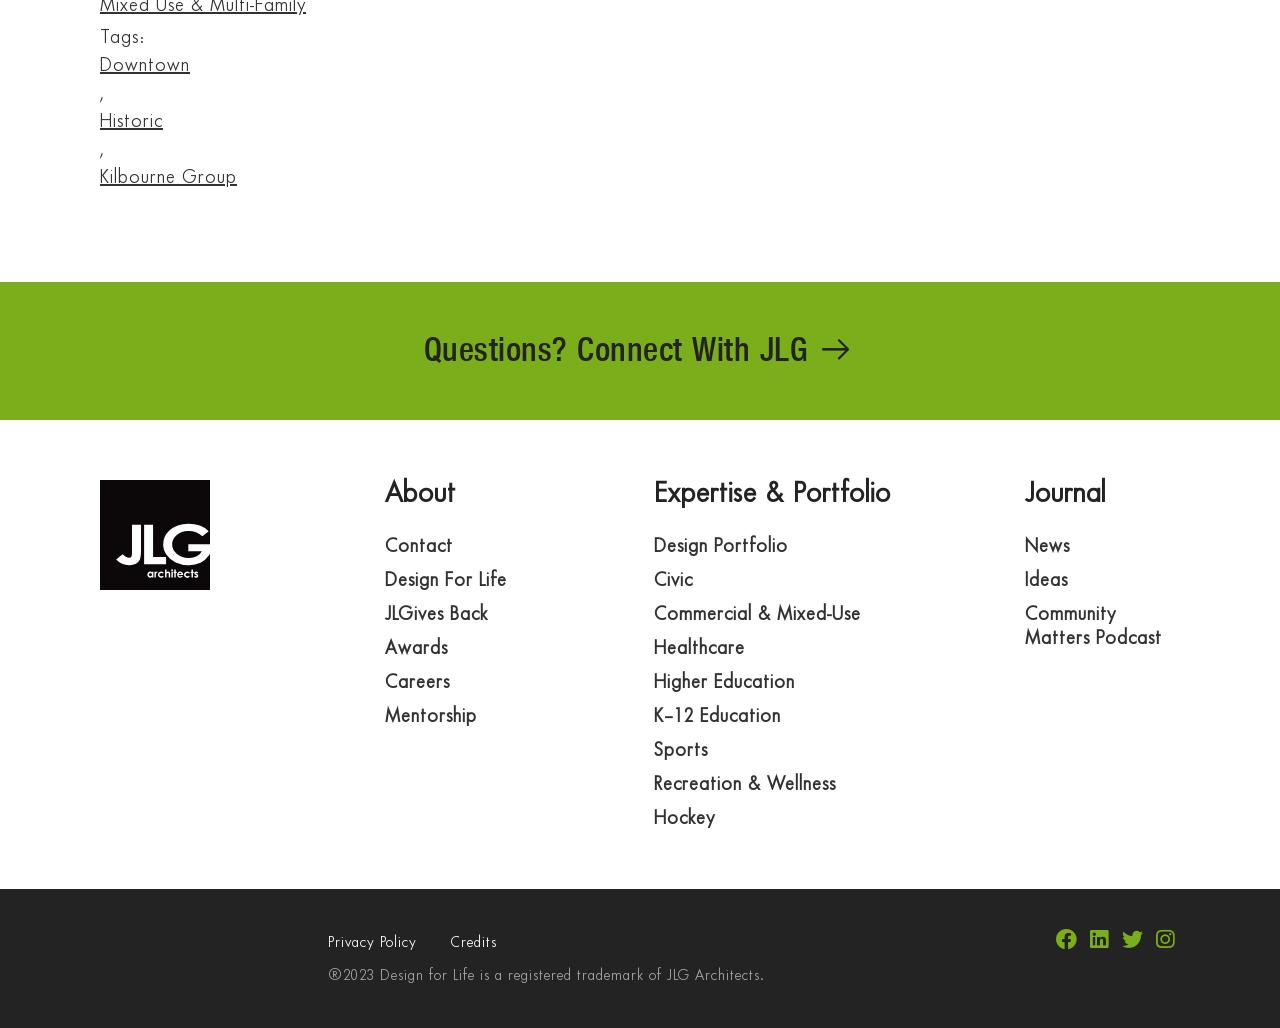 This screenshot has width=1280, height=1028. Describe the element at coordinates (351, 974) in the screenshot. I see `'®2023'` at that location.